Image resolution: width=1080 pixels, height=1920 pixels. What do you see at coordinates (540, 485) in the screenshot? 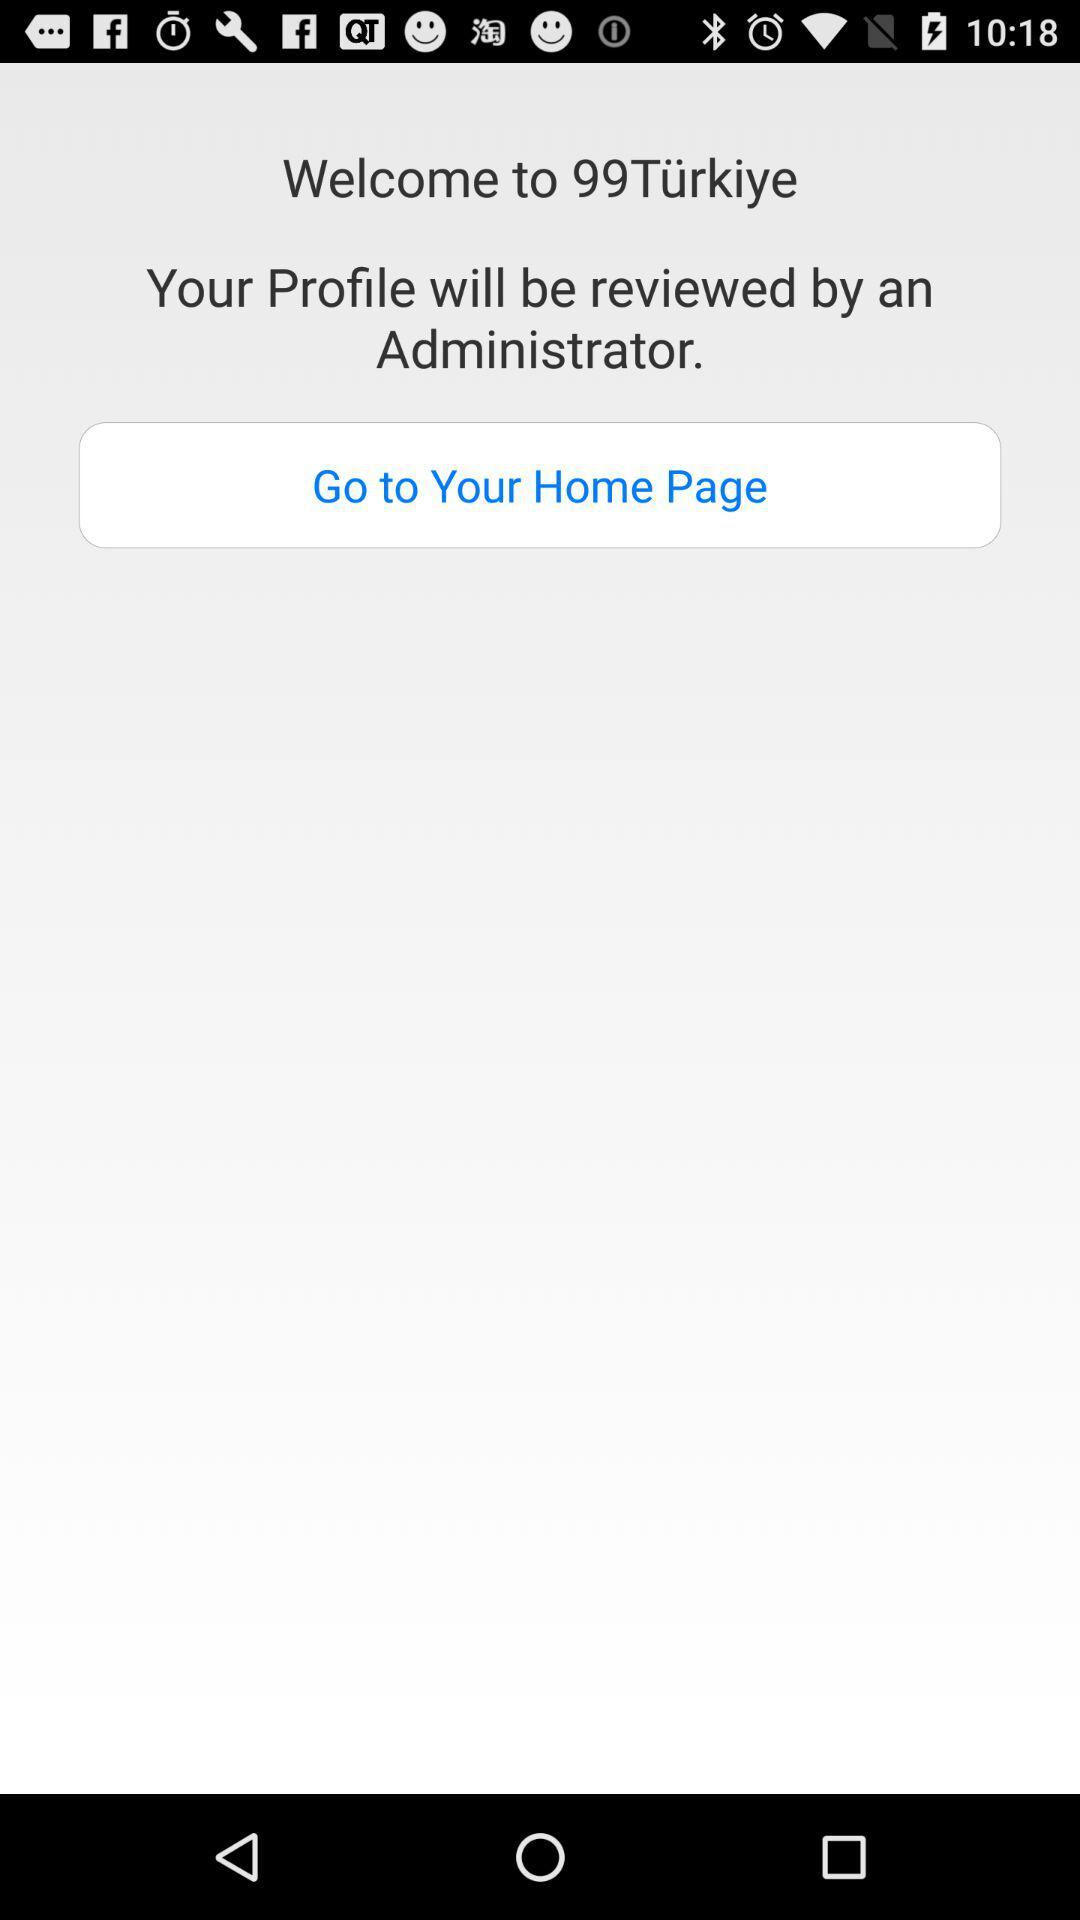
I see `item below the your profile will icon` at bounding box center [540, 485].